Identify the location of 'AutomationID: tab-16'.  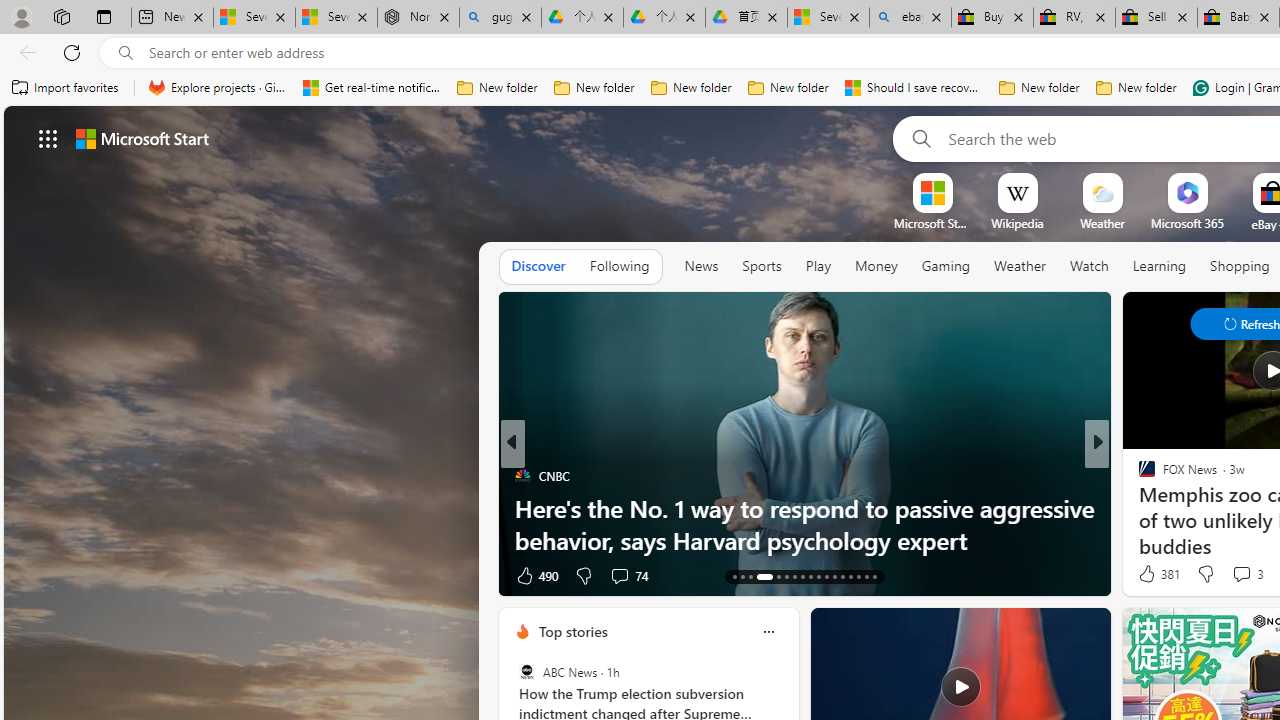
(757, 577).